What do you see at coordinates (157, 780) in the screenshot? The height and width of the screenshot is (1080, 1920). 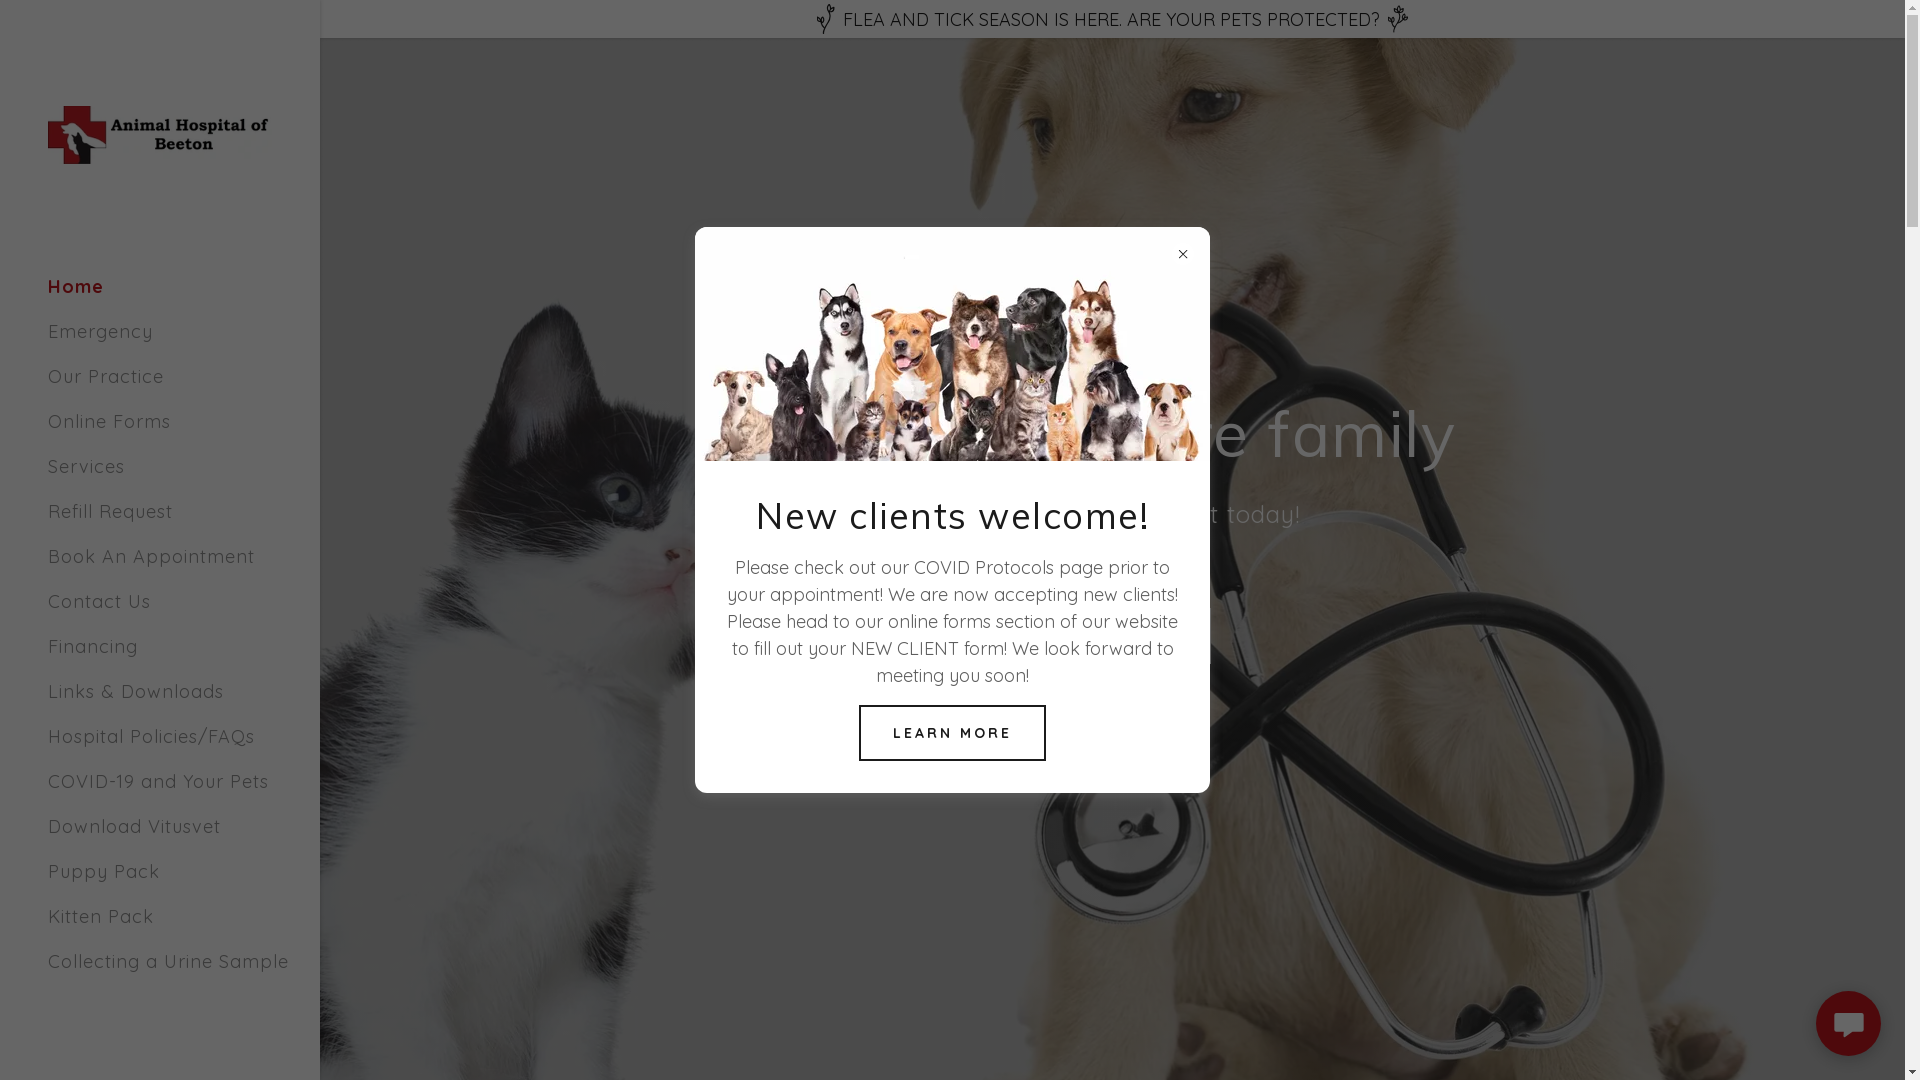 I see `'COVID-19 and Your Pets'` at bounding box center [157, 780].